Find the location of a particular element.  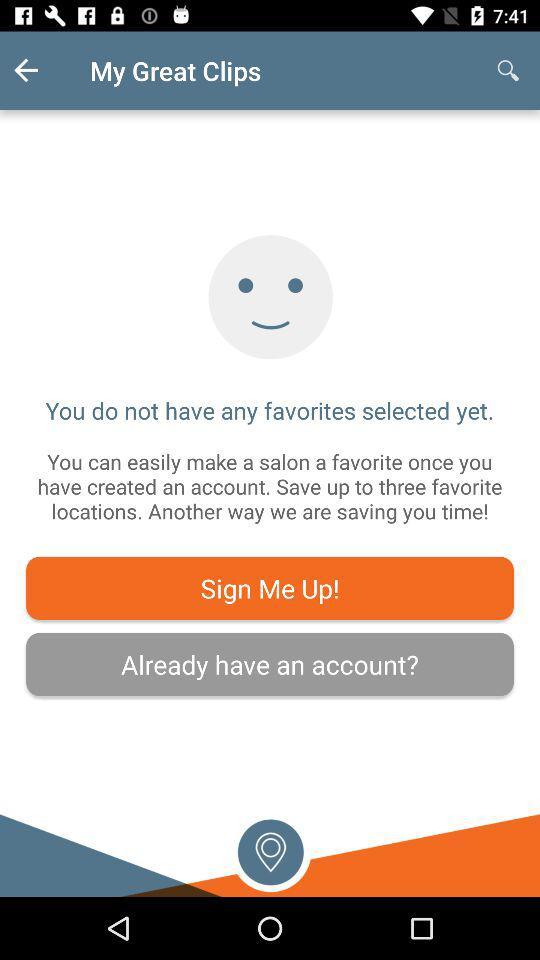

sign me up! is located at coordinates (270, 588).